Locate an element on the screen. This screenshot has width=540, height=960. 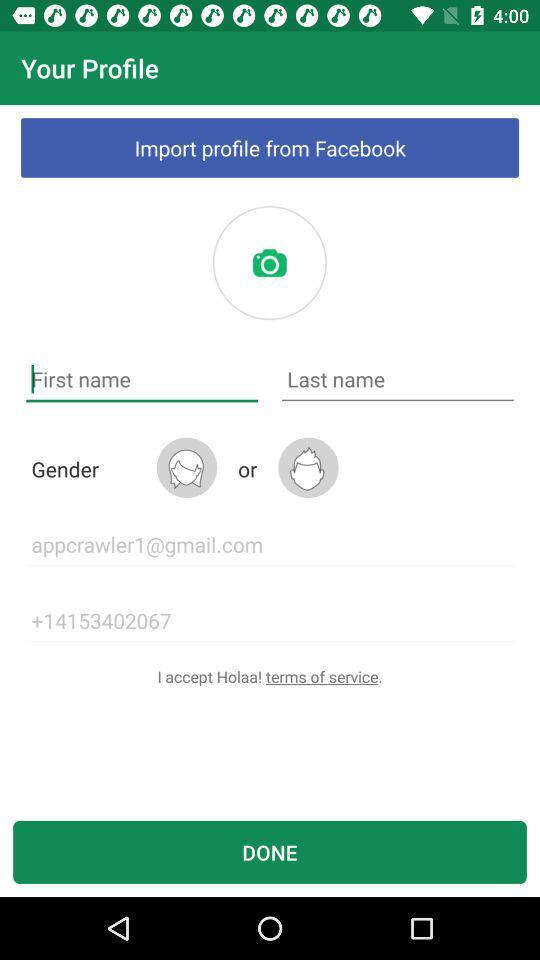
the icon below +14153402067 icon is located at coordinates (270, 676).